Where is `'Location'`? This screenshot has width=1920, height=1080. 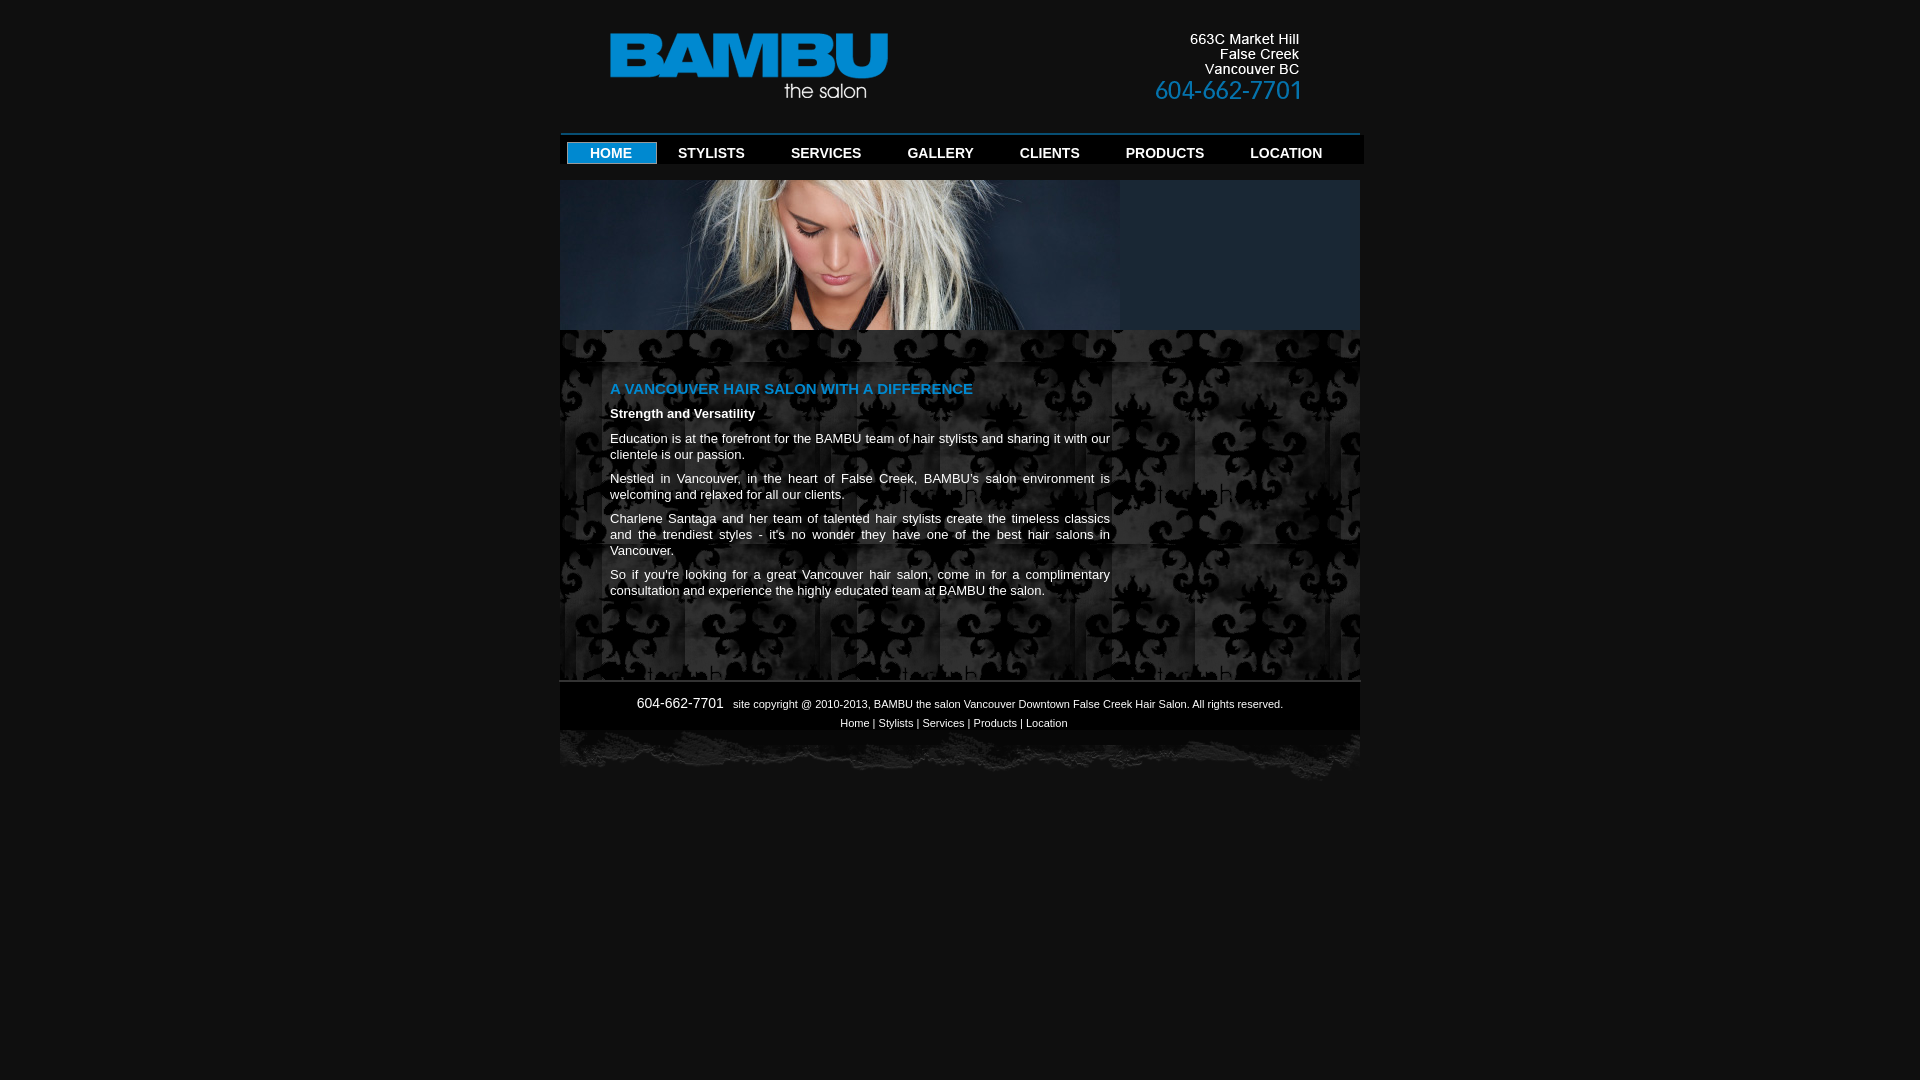
'Location' is located at coordinates (1045, 722).